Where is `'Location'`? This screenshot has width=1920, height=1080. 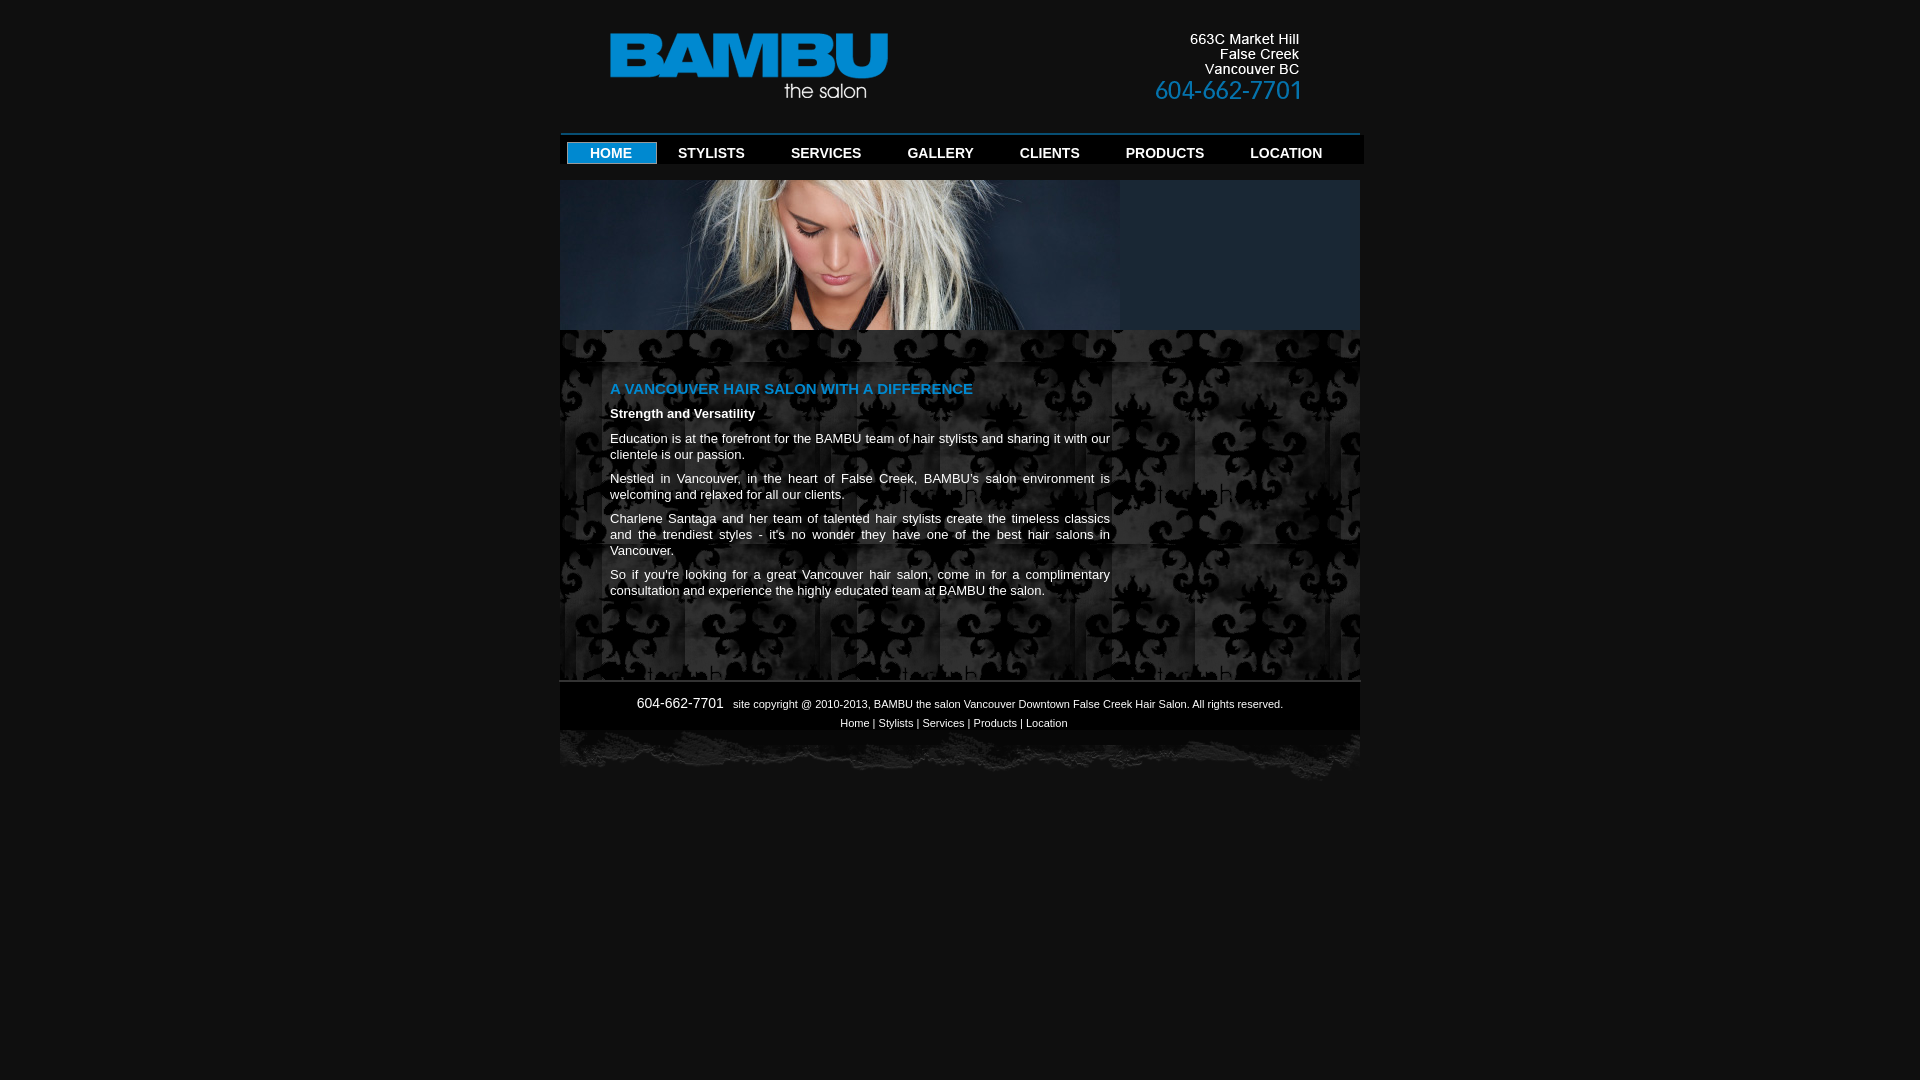
'Location' is located at coordinates (1045, 722).